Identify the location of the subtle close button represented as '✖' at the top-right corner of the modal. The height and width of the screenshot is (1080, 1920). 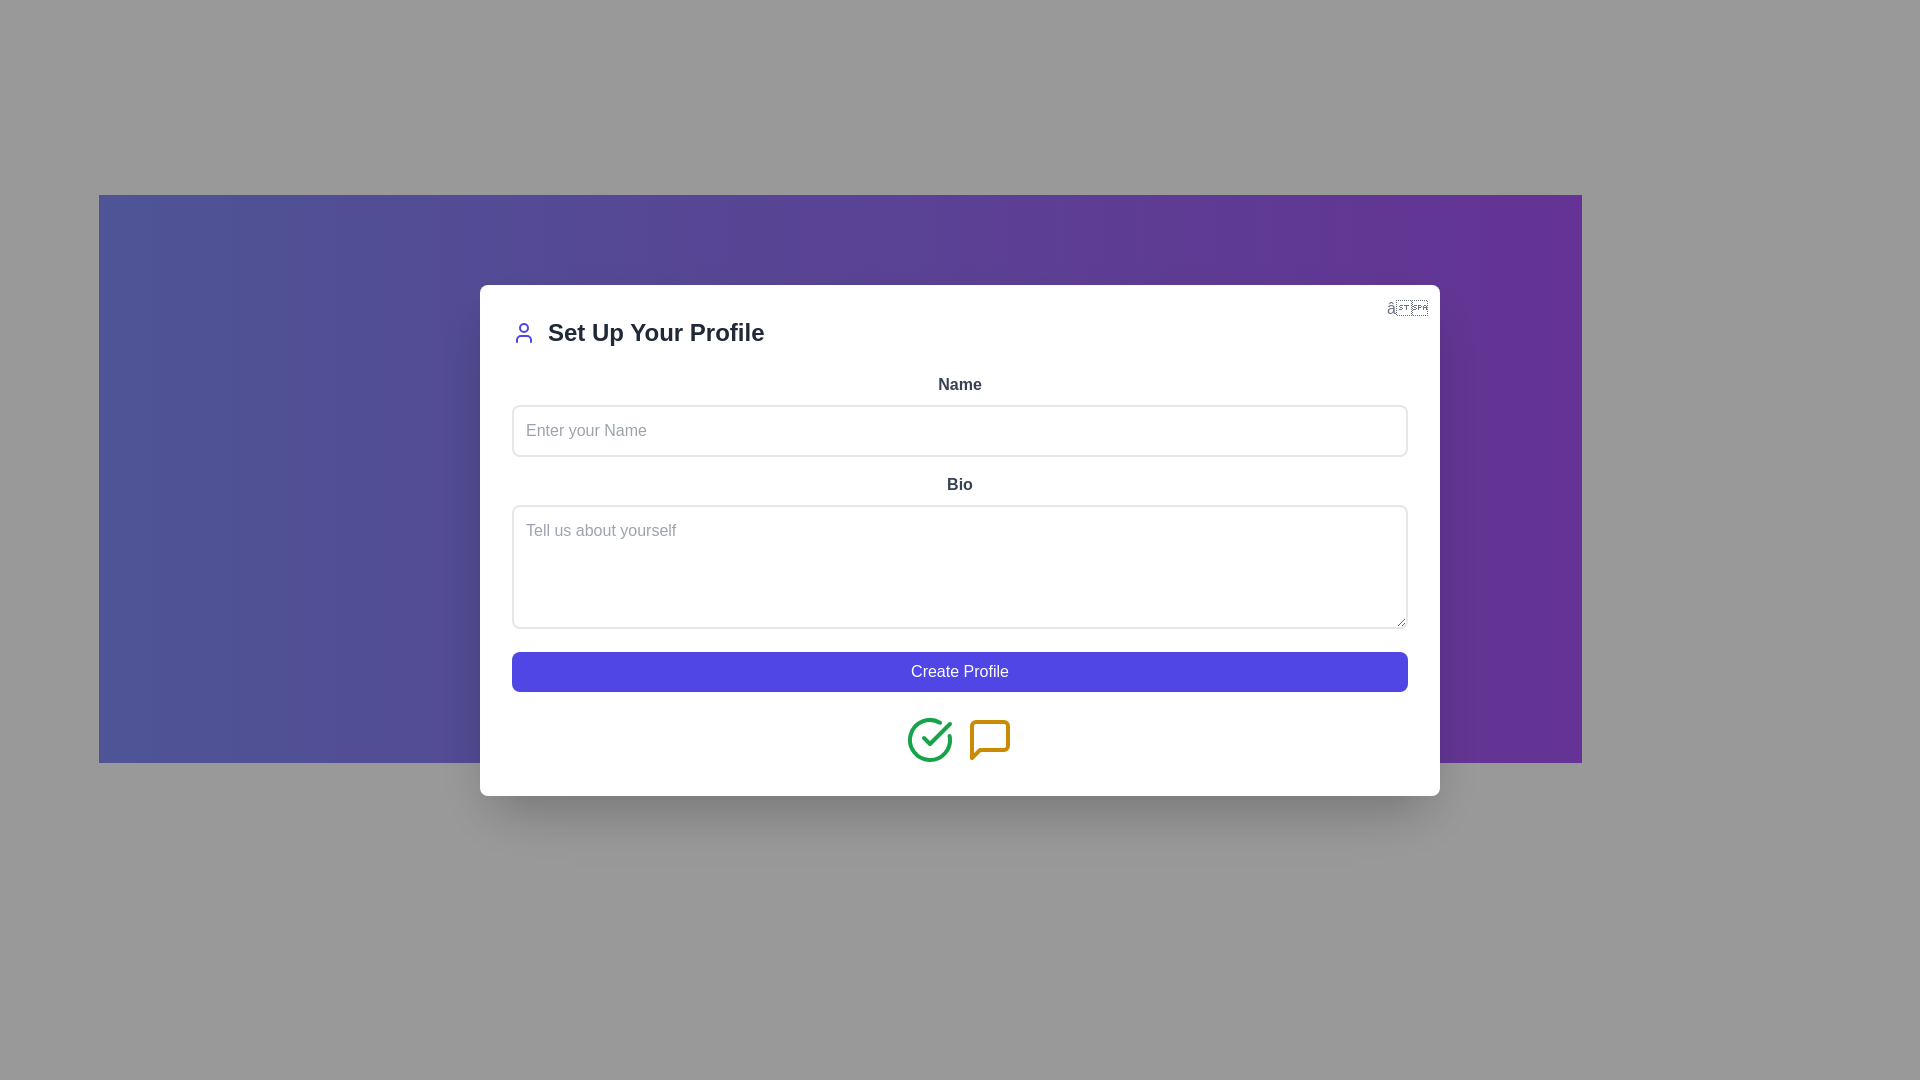
(1406, 308).